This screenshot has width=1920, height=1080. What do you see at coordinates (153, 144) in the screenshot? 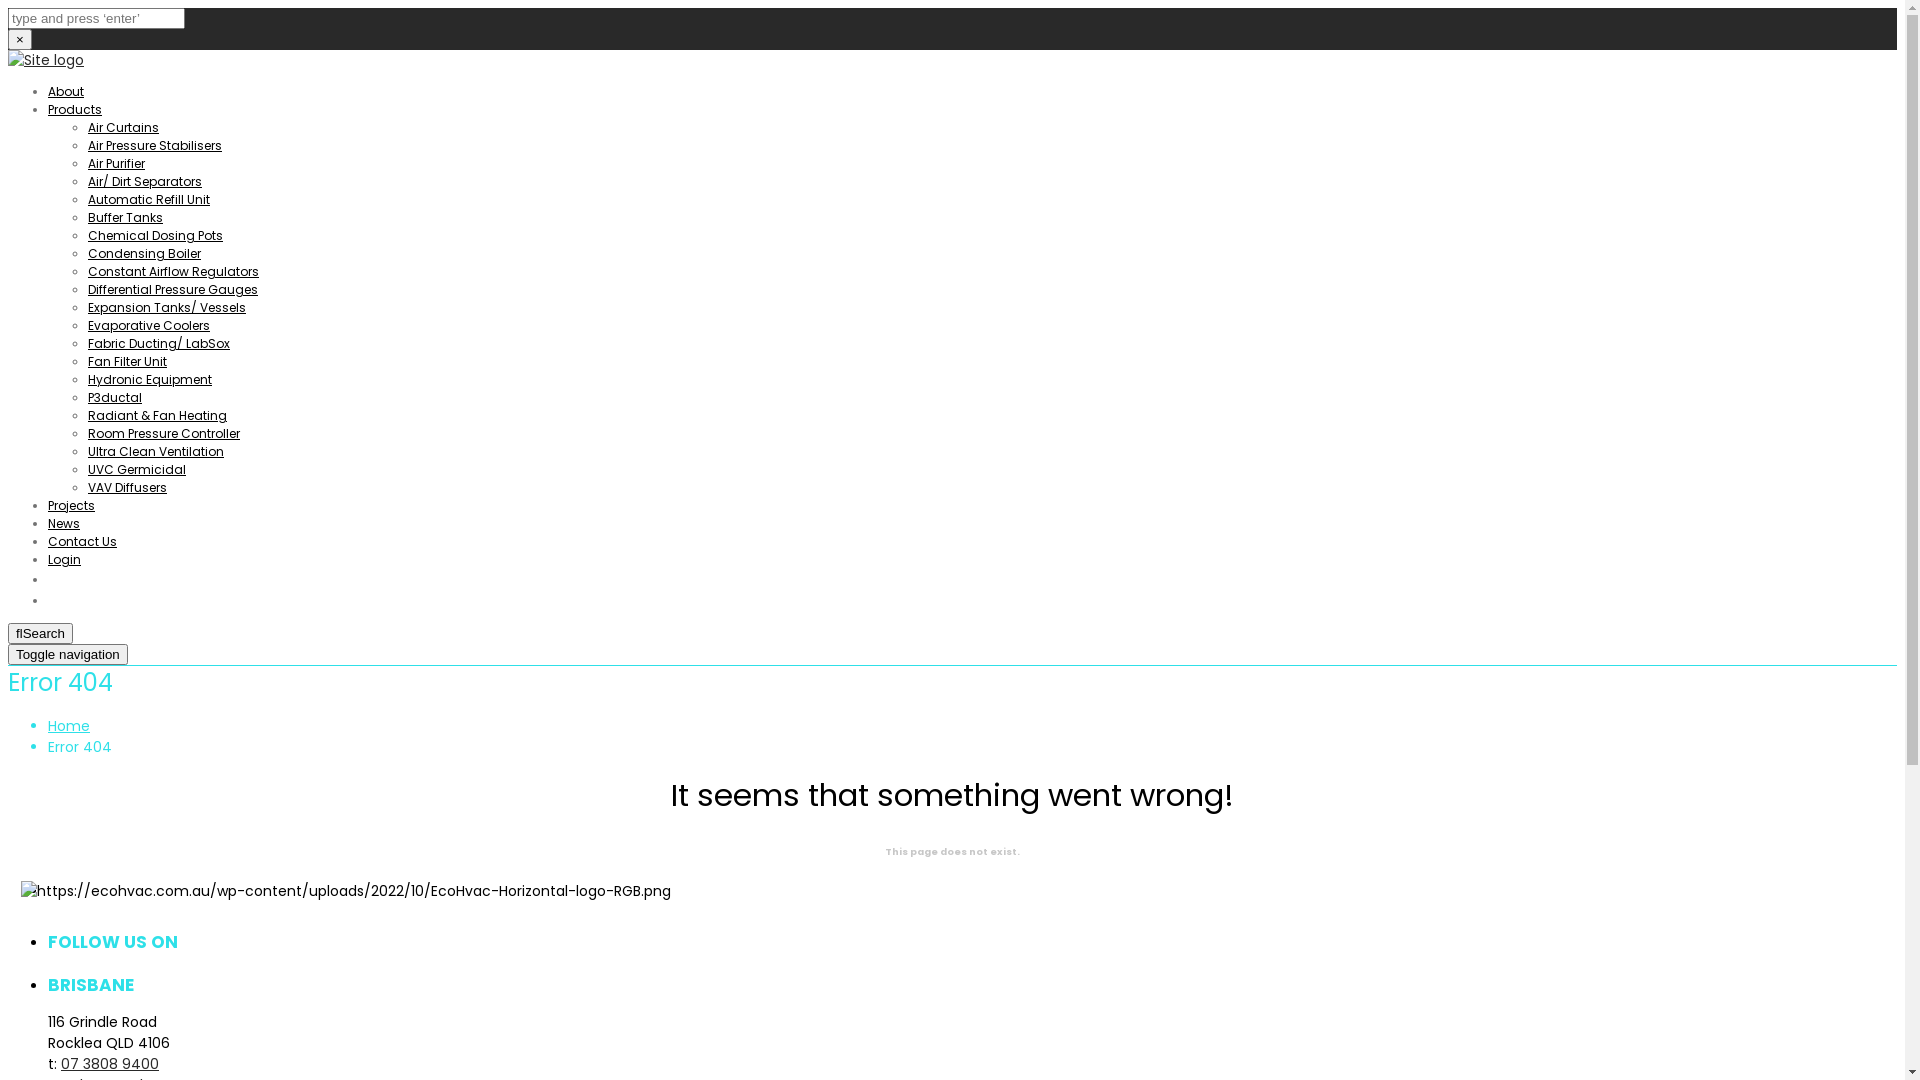
I see `'Air Pressure Stabilisers'` at bounding box center [153, 144].